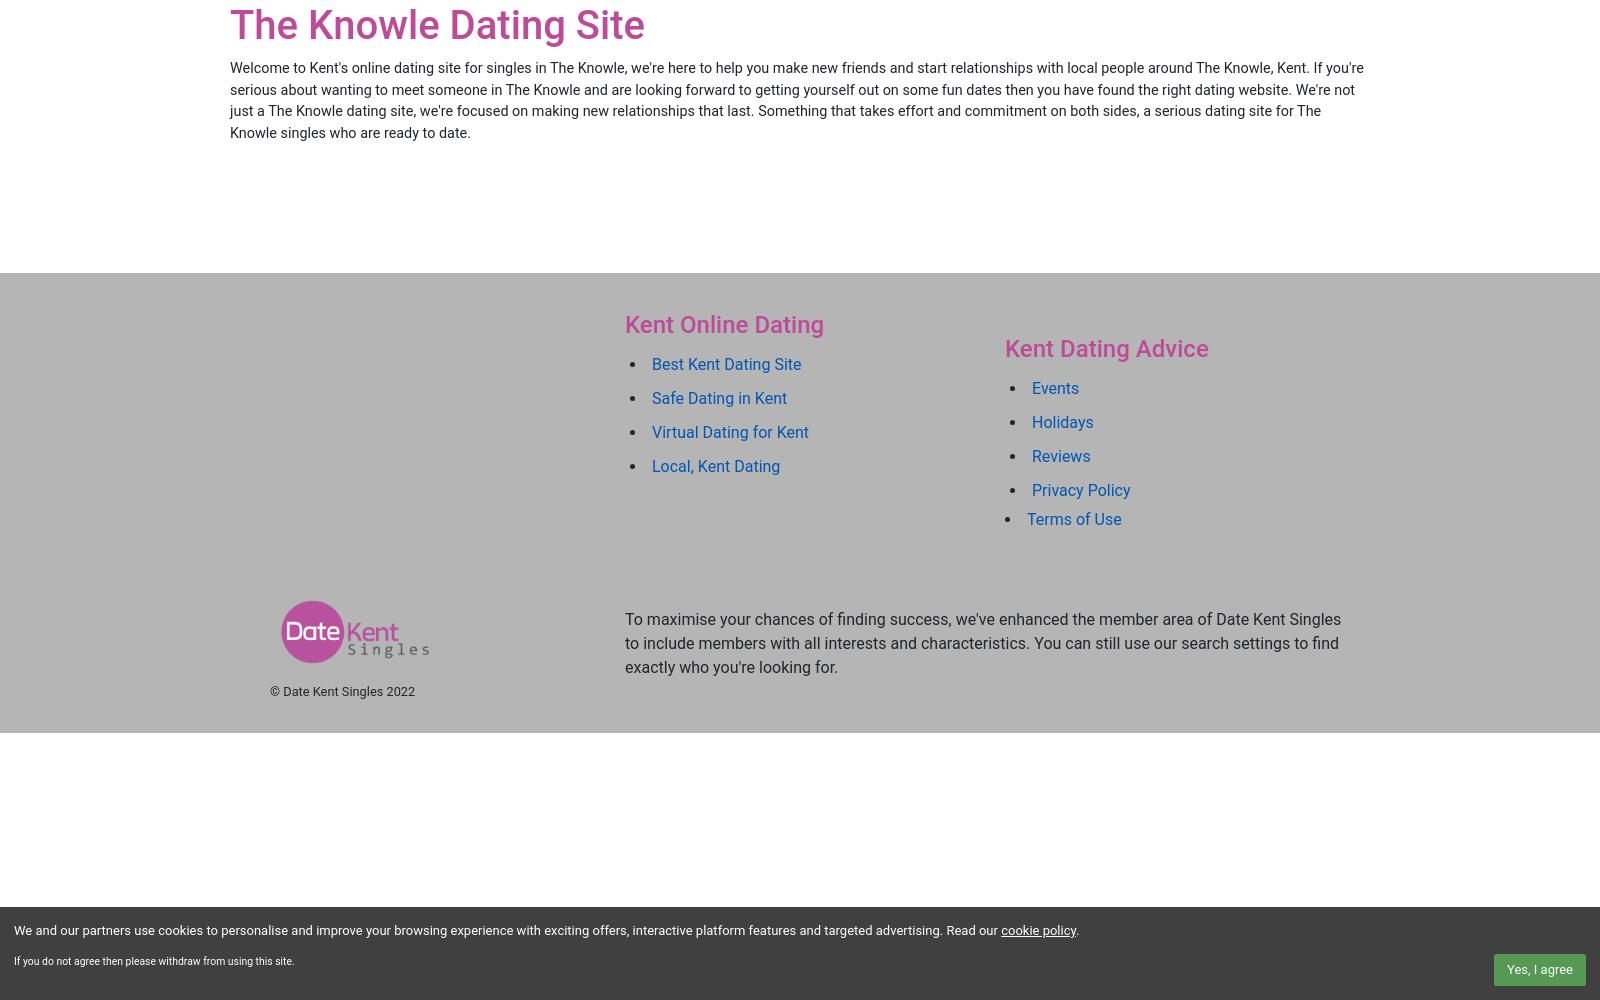 The height and width of the screenshot is (1000, 1600). I want to click on 'Events', so click(1055, 387).